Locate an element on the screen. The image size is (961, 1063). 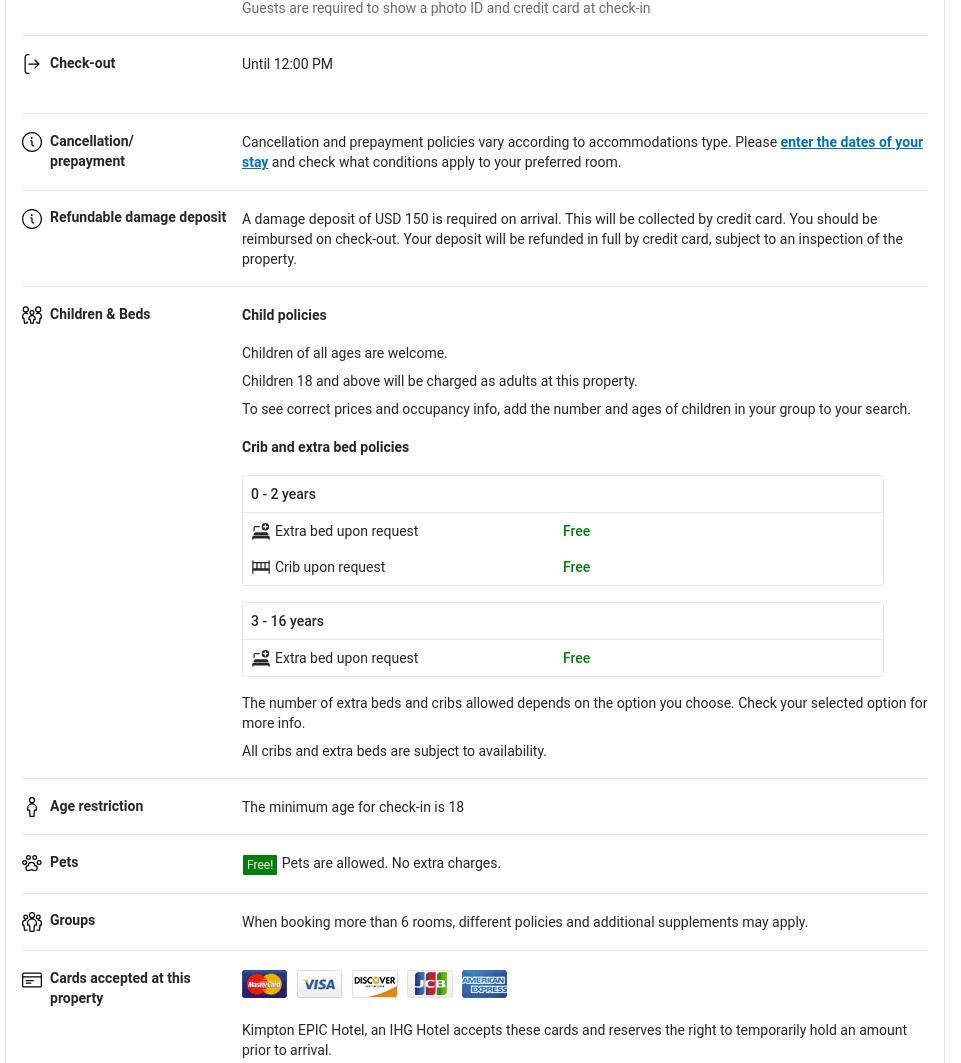
'Refundable damage deposit' is located at coordinates (136, 216).